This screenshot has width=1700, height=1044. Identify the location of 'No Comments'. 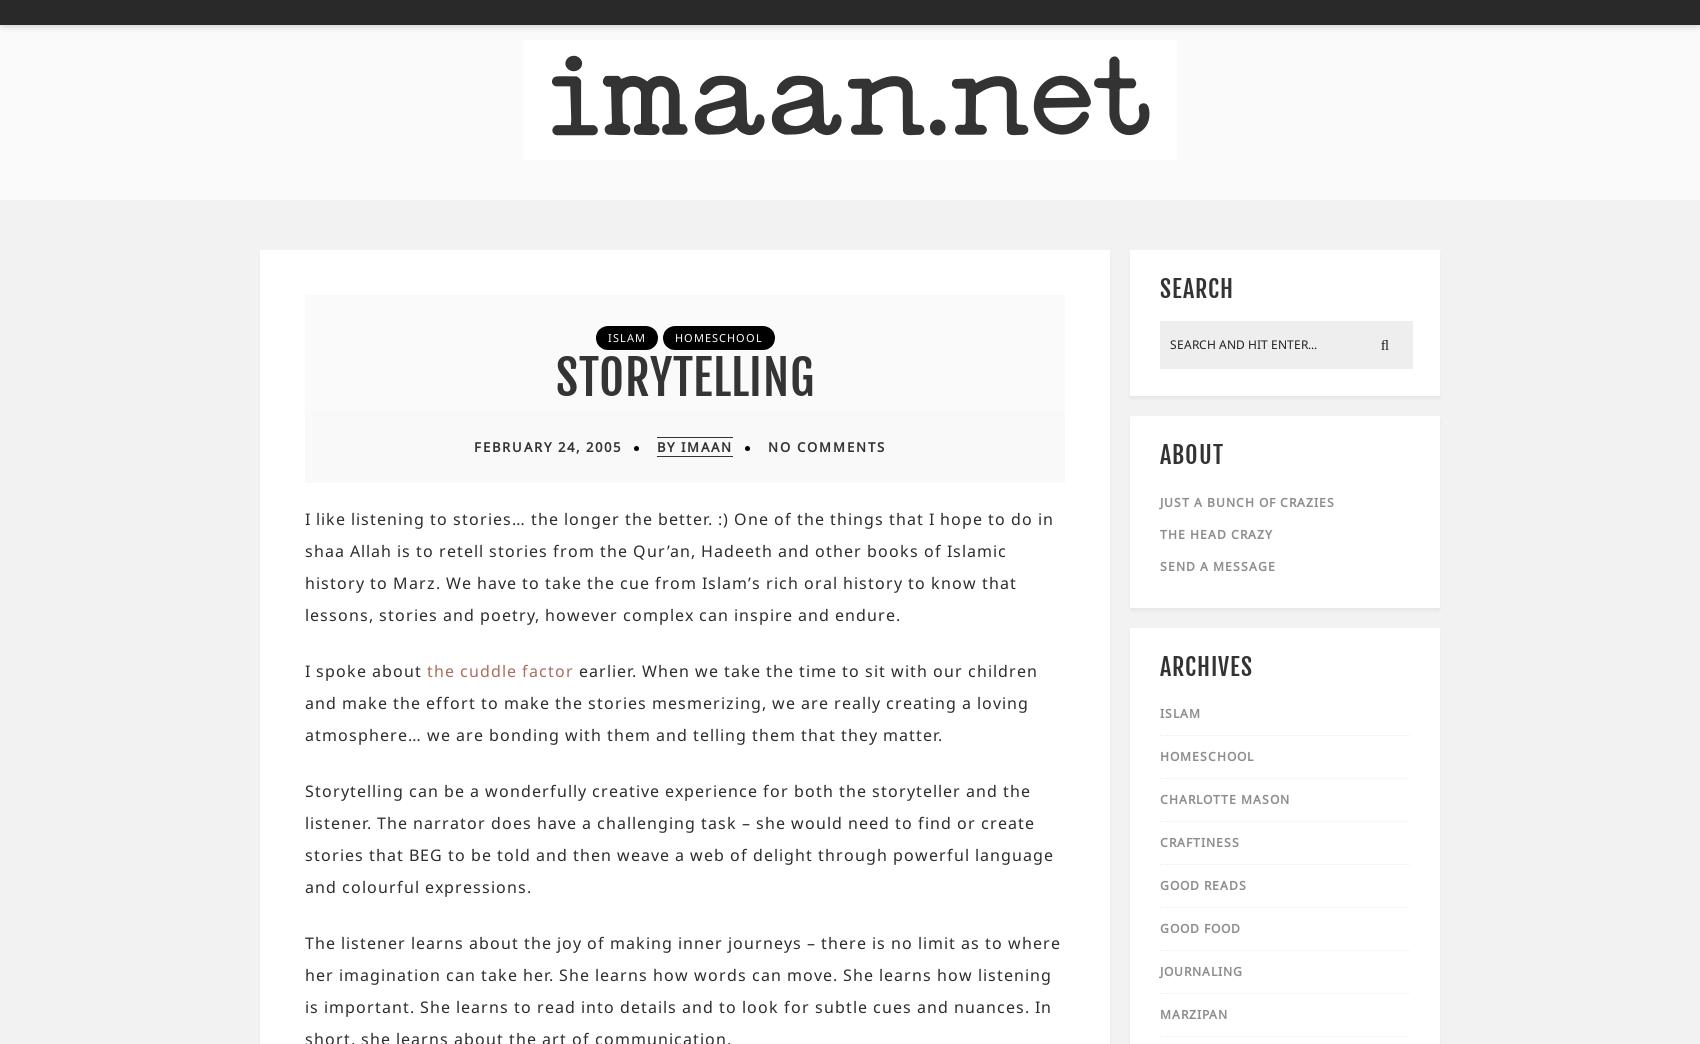
(826, 446).